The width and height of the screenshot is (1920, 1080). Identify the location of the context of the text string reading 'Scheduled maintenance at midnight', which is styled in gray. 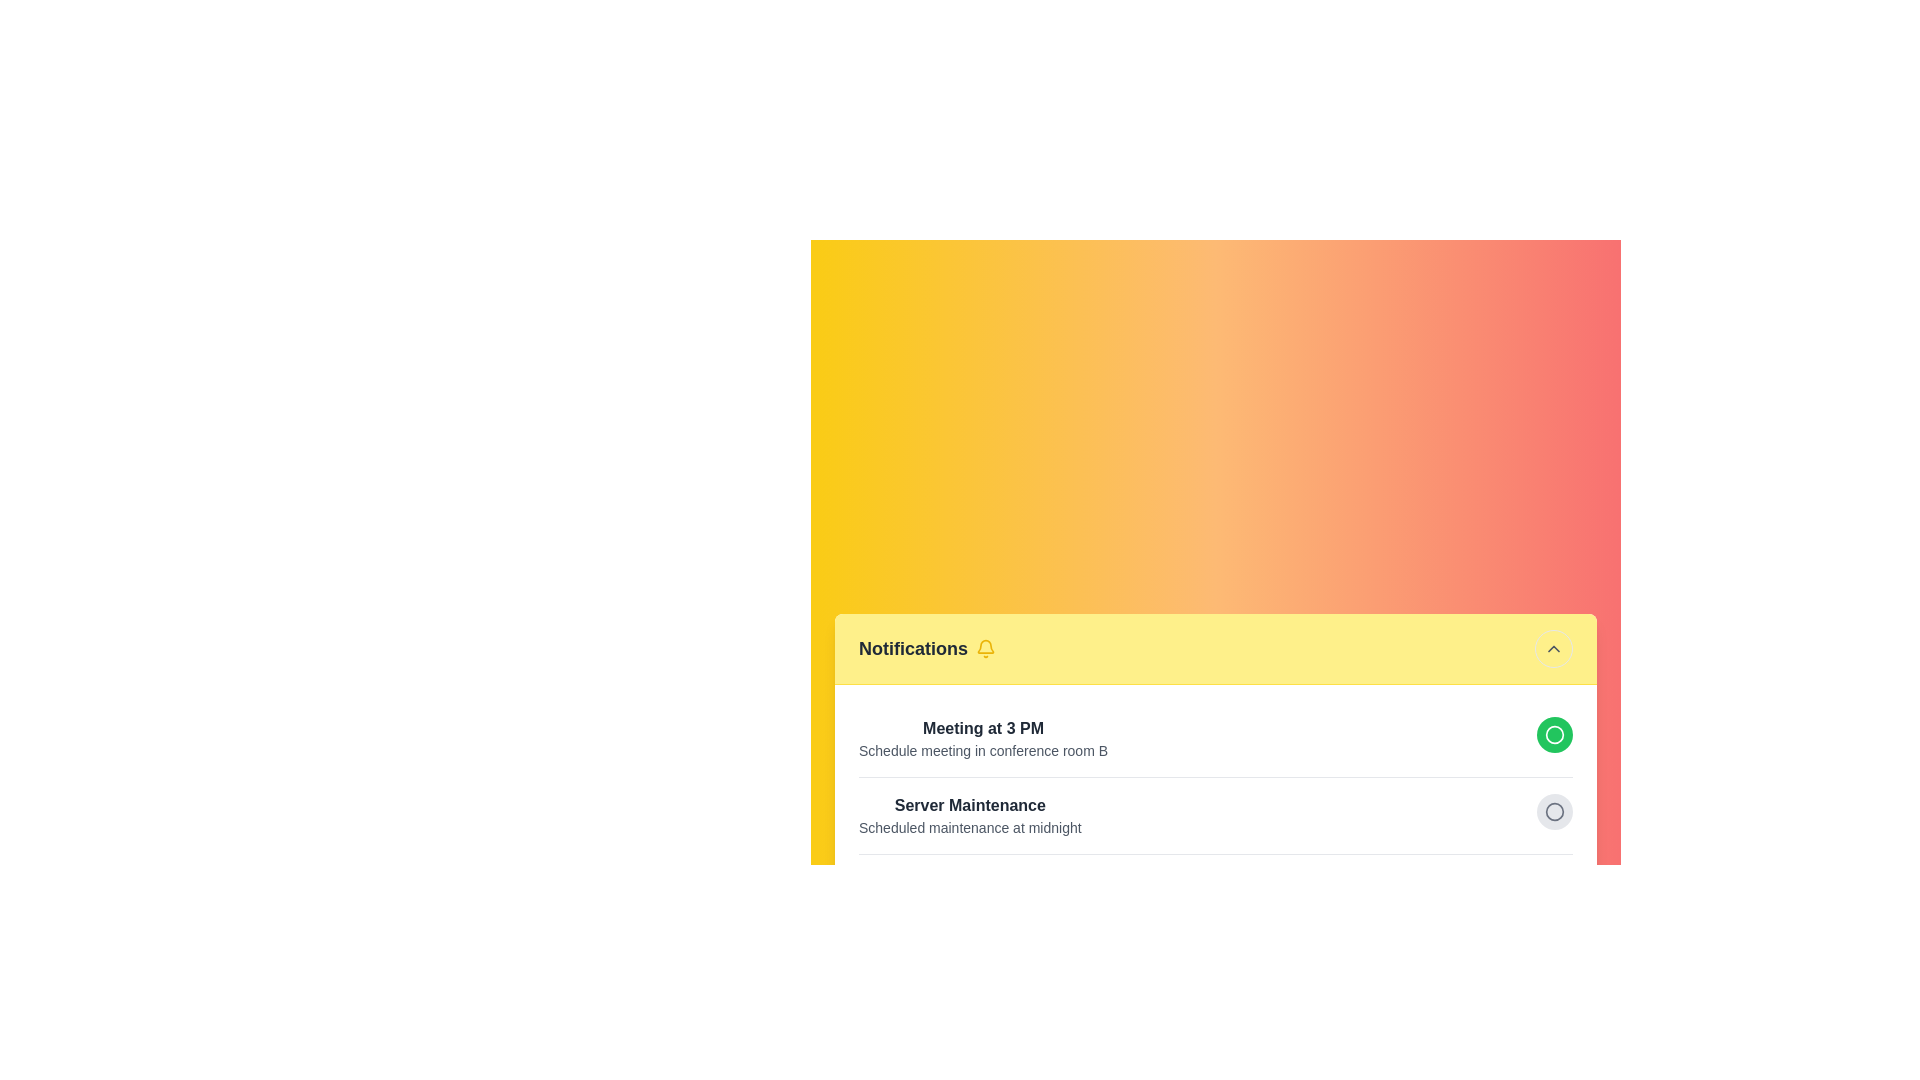
(970, 827).